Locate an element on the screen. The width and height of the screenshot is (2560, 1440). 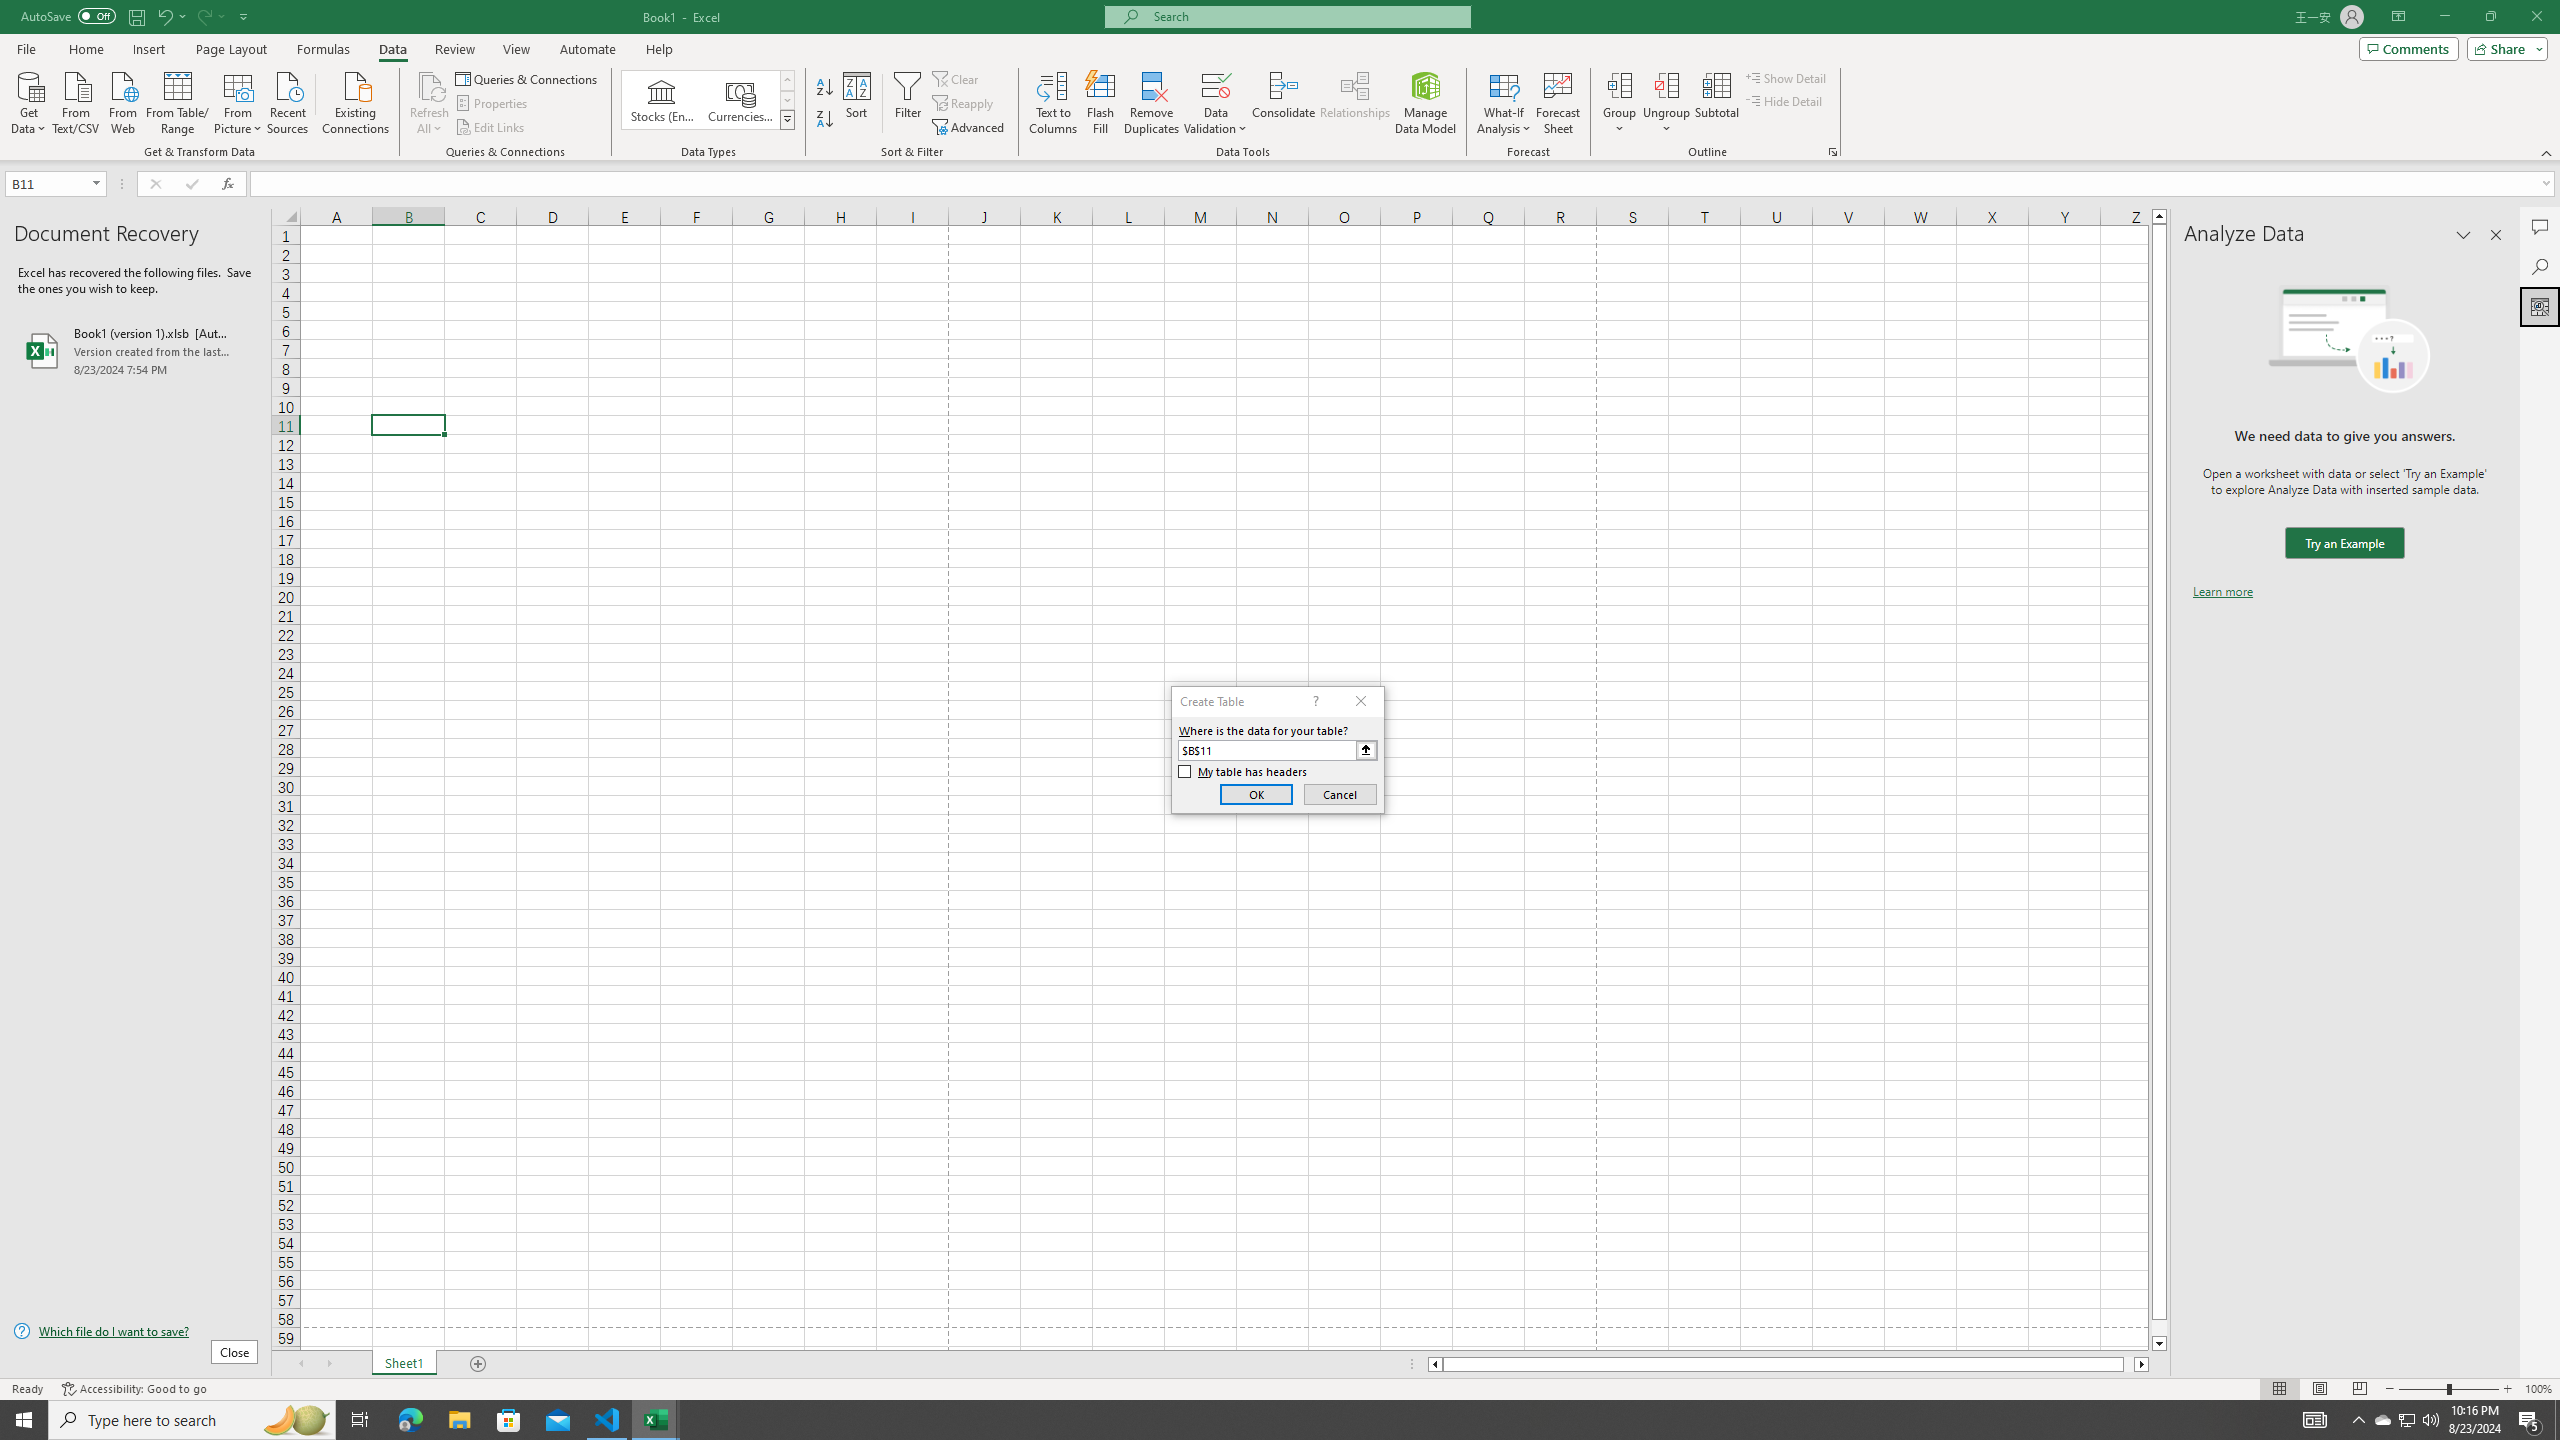
'Zoom' is located at coordinates (2447, 1389).